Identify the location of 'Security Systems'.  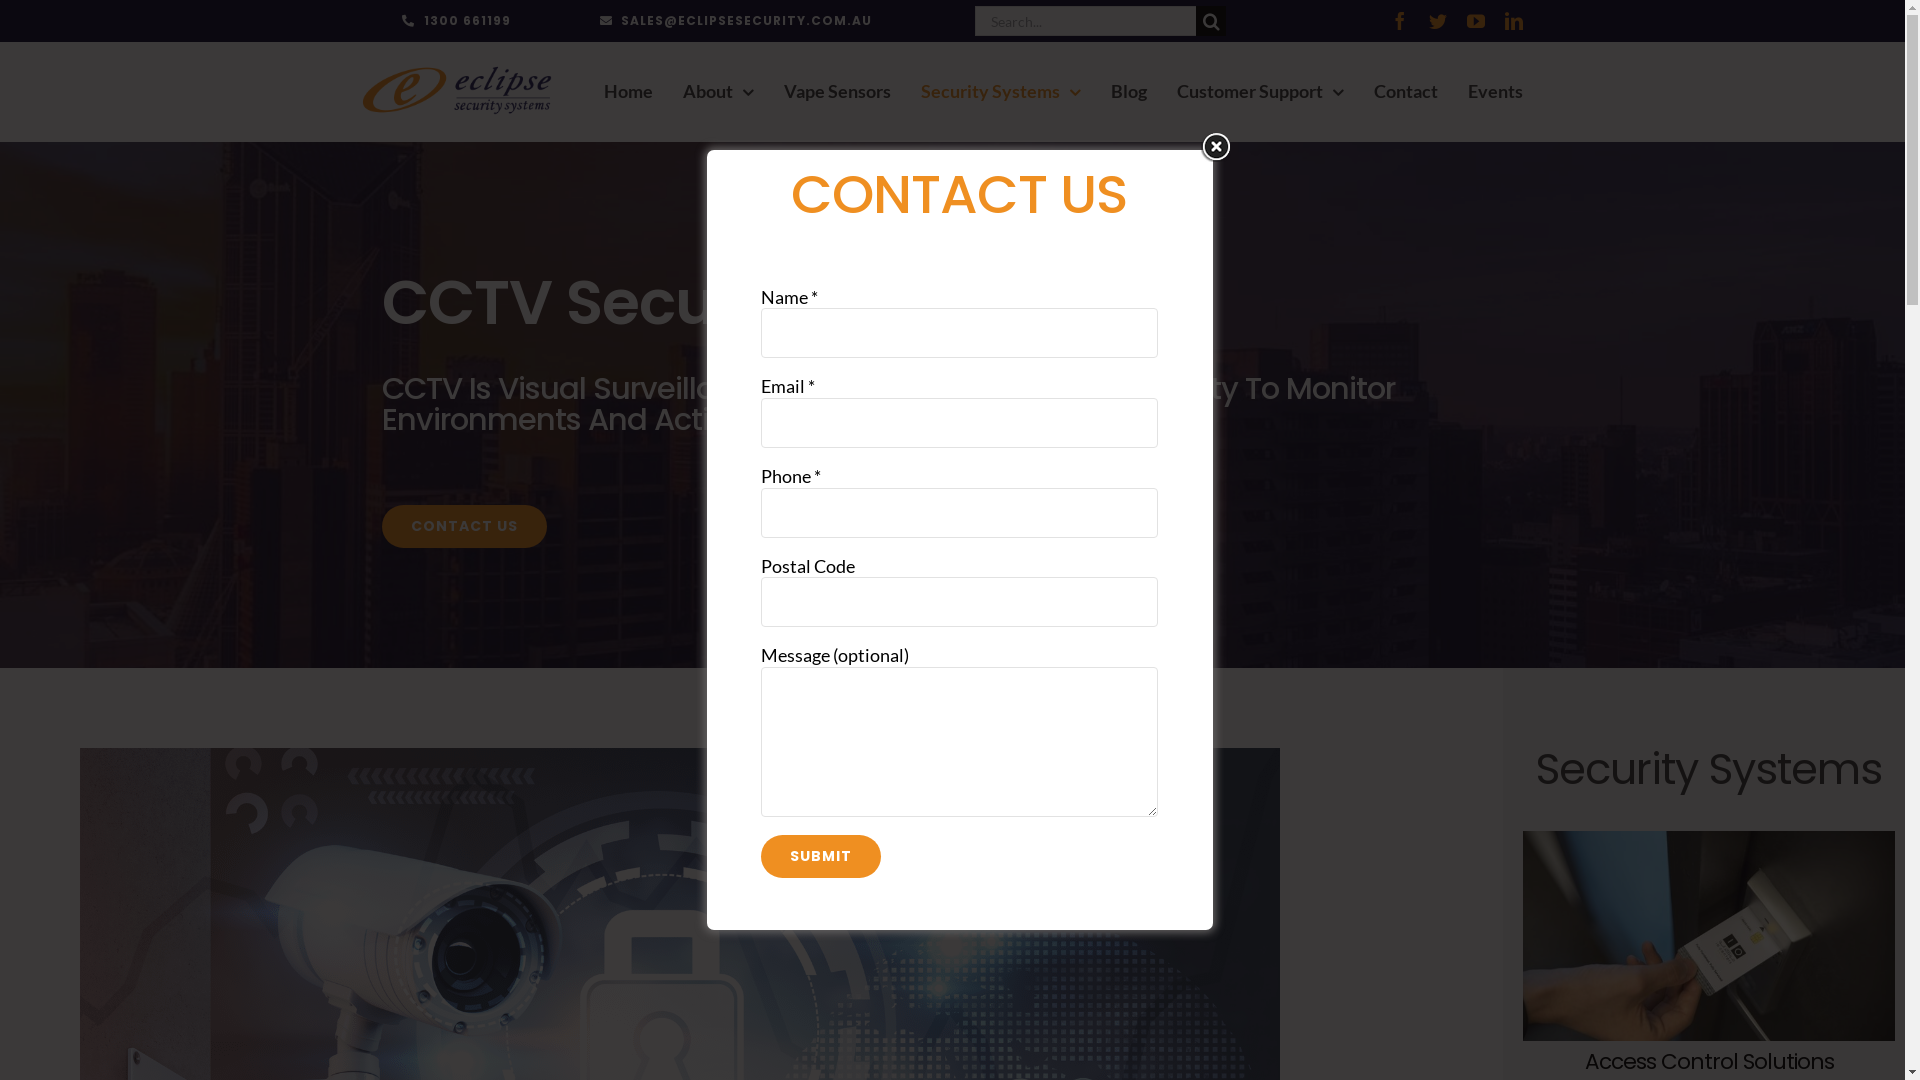
(1001, 92).